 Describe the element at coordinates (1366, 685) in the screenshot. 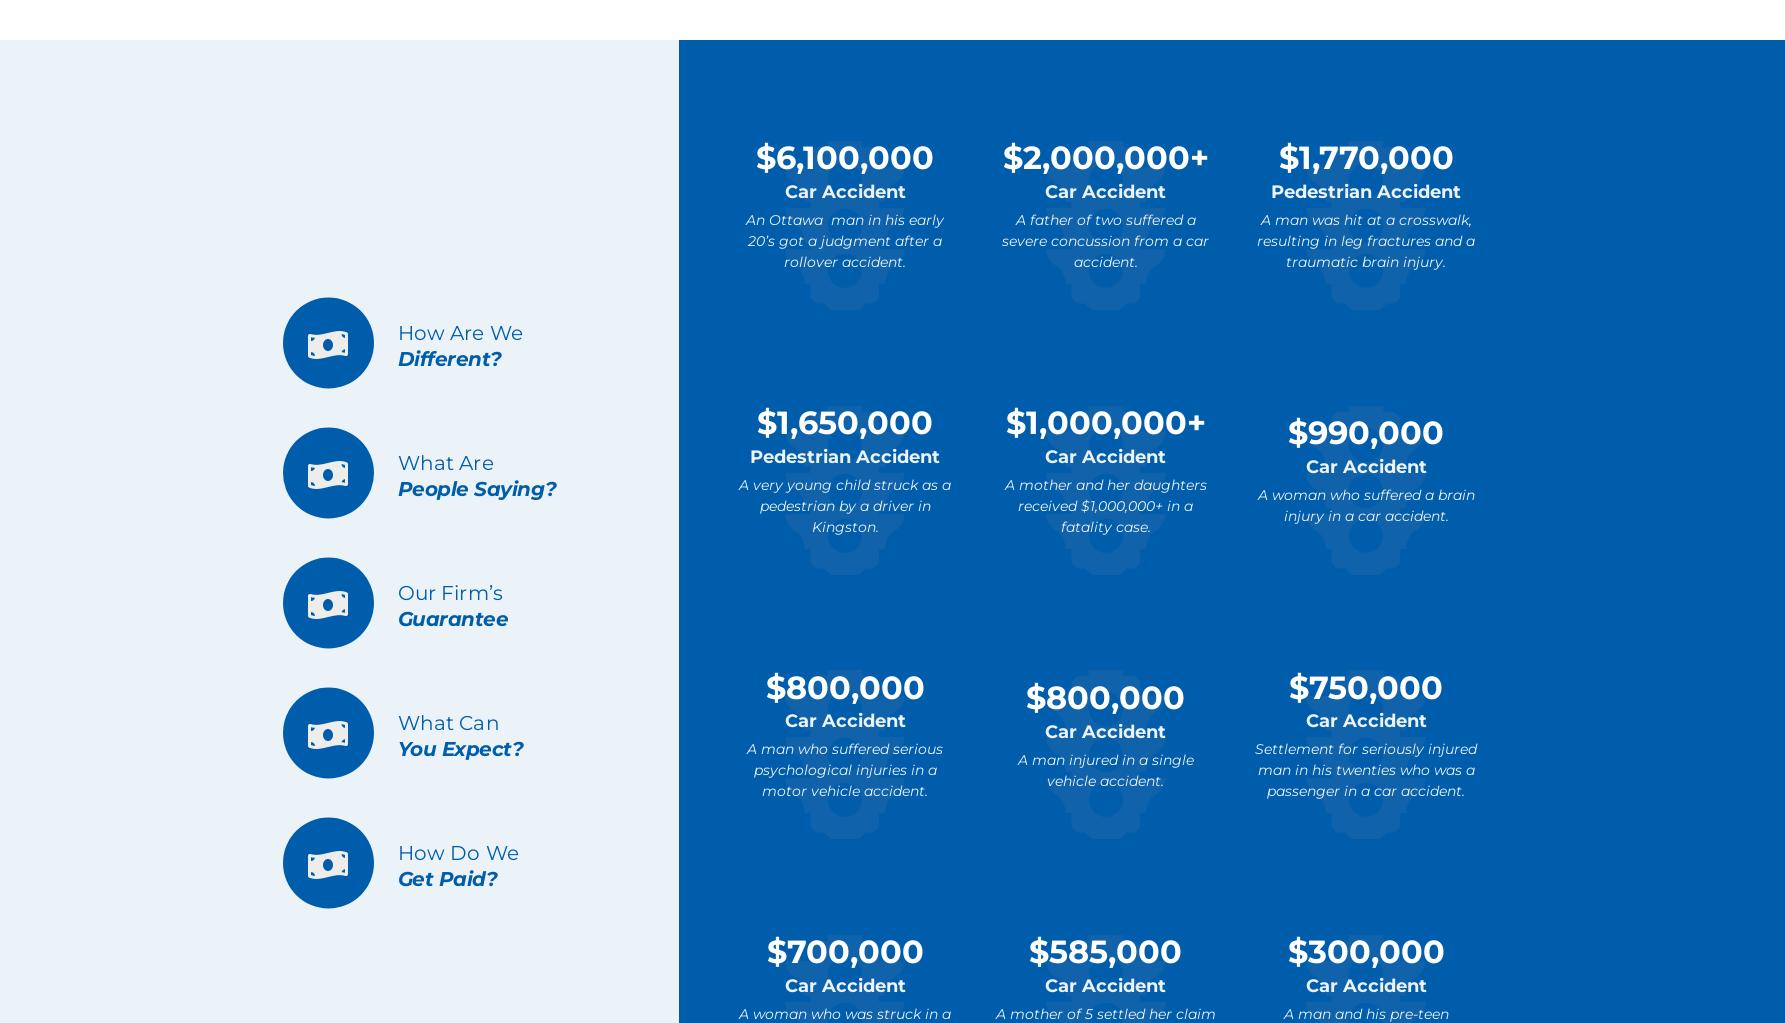

I see `'$750,000'` at that location.